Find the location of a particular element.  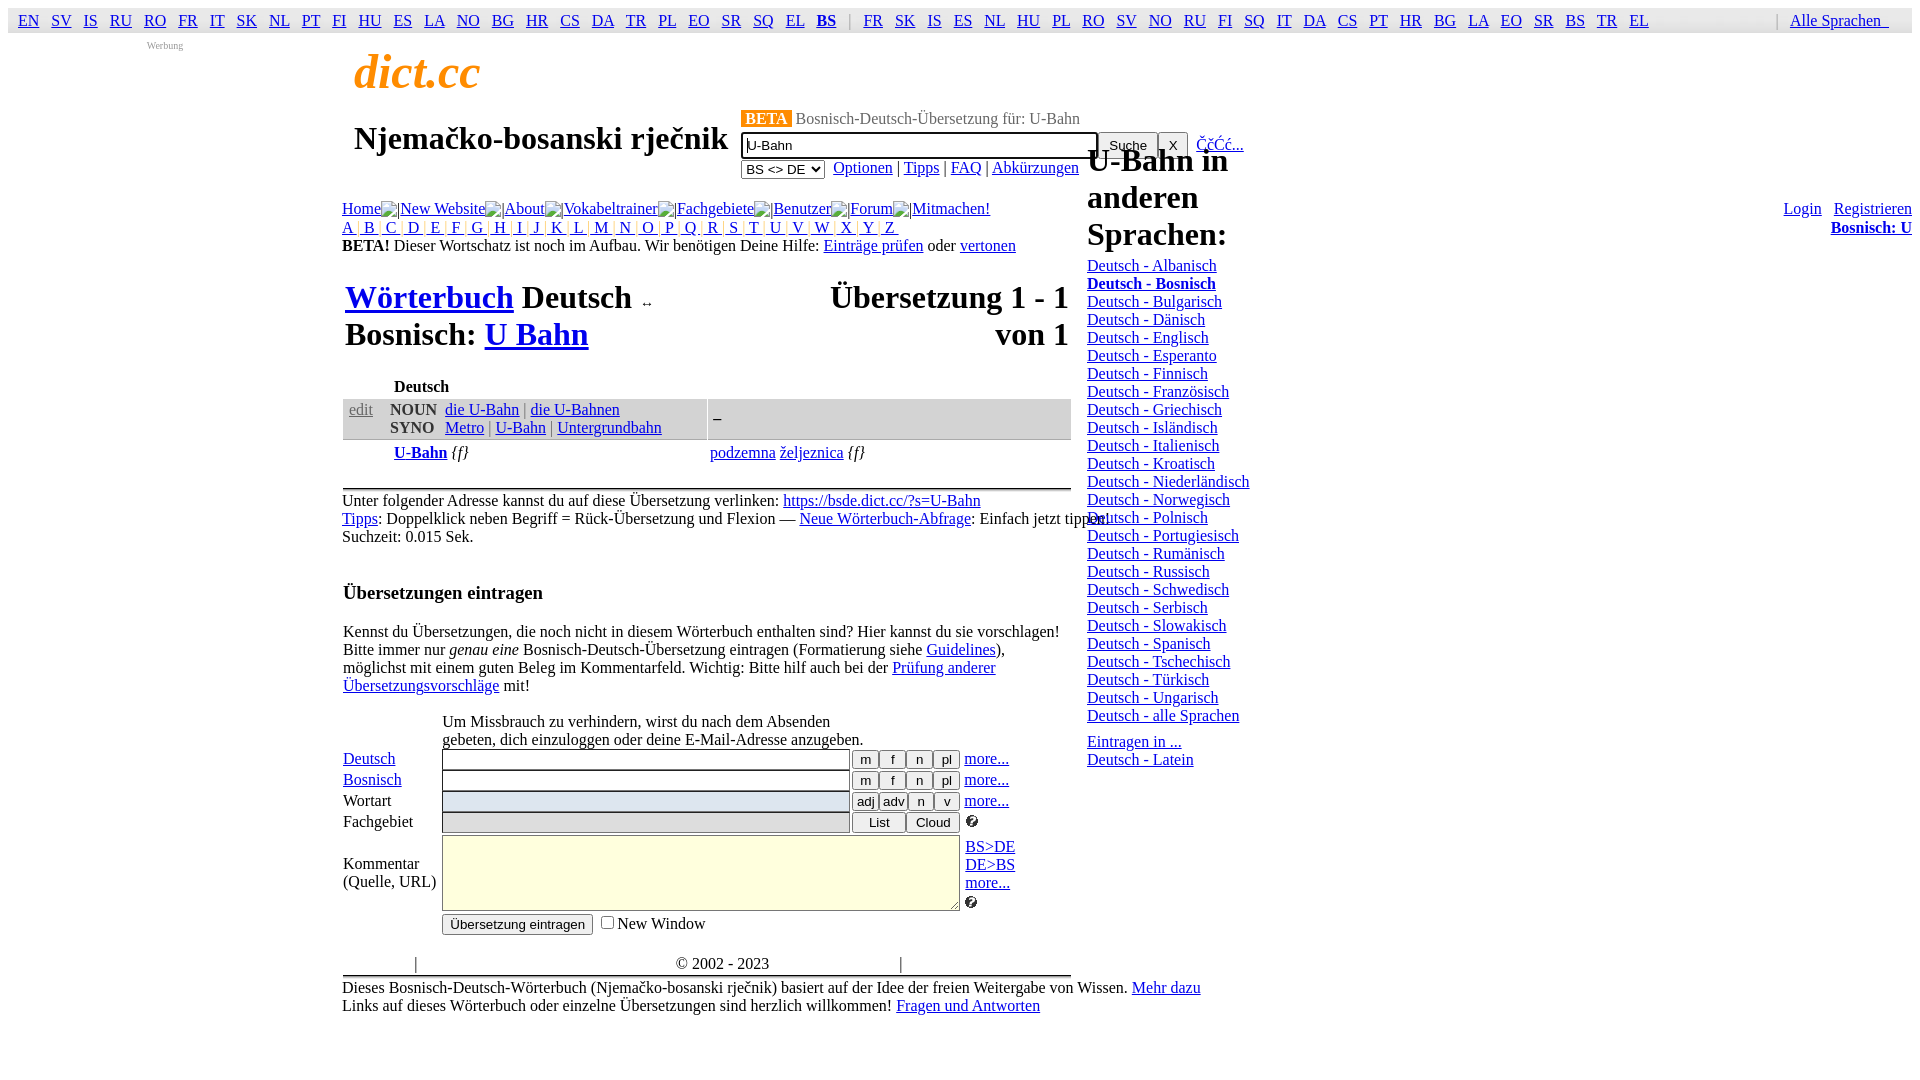

'Deutsch - Italienisch' is located at coordinates (1152, 444).